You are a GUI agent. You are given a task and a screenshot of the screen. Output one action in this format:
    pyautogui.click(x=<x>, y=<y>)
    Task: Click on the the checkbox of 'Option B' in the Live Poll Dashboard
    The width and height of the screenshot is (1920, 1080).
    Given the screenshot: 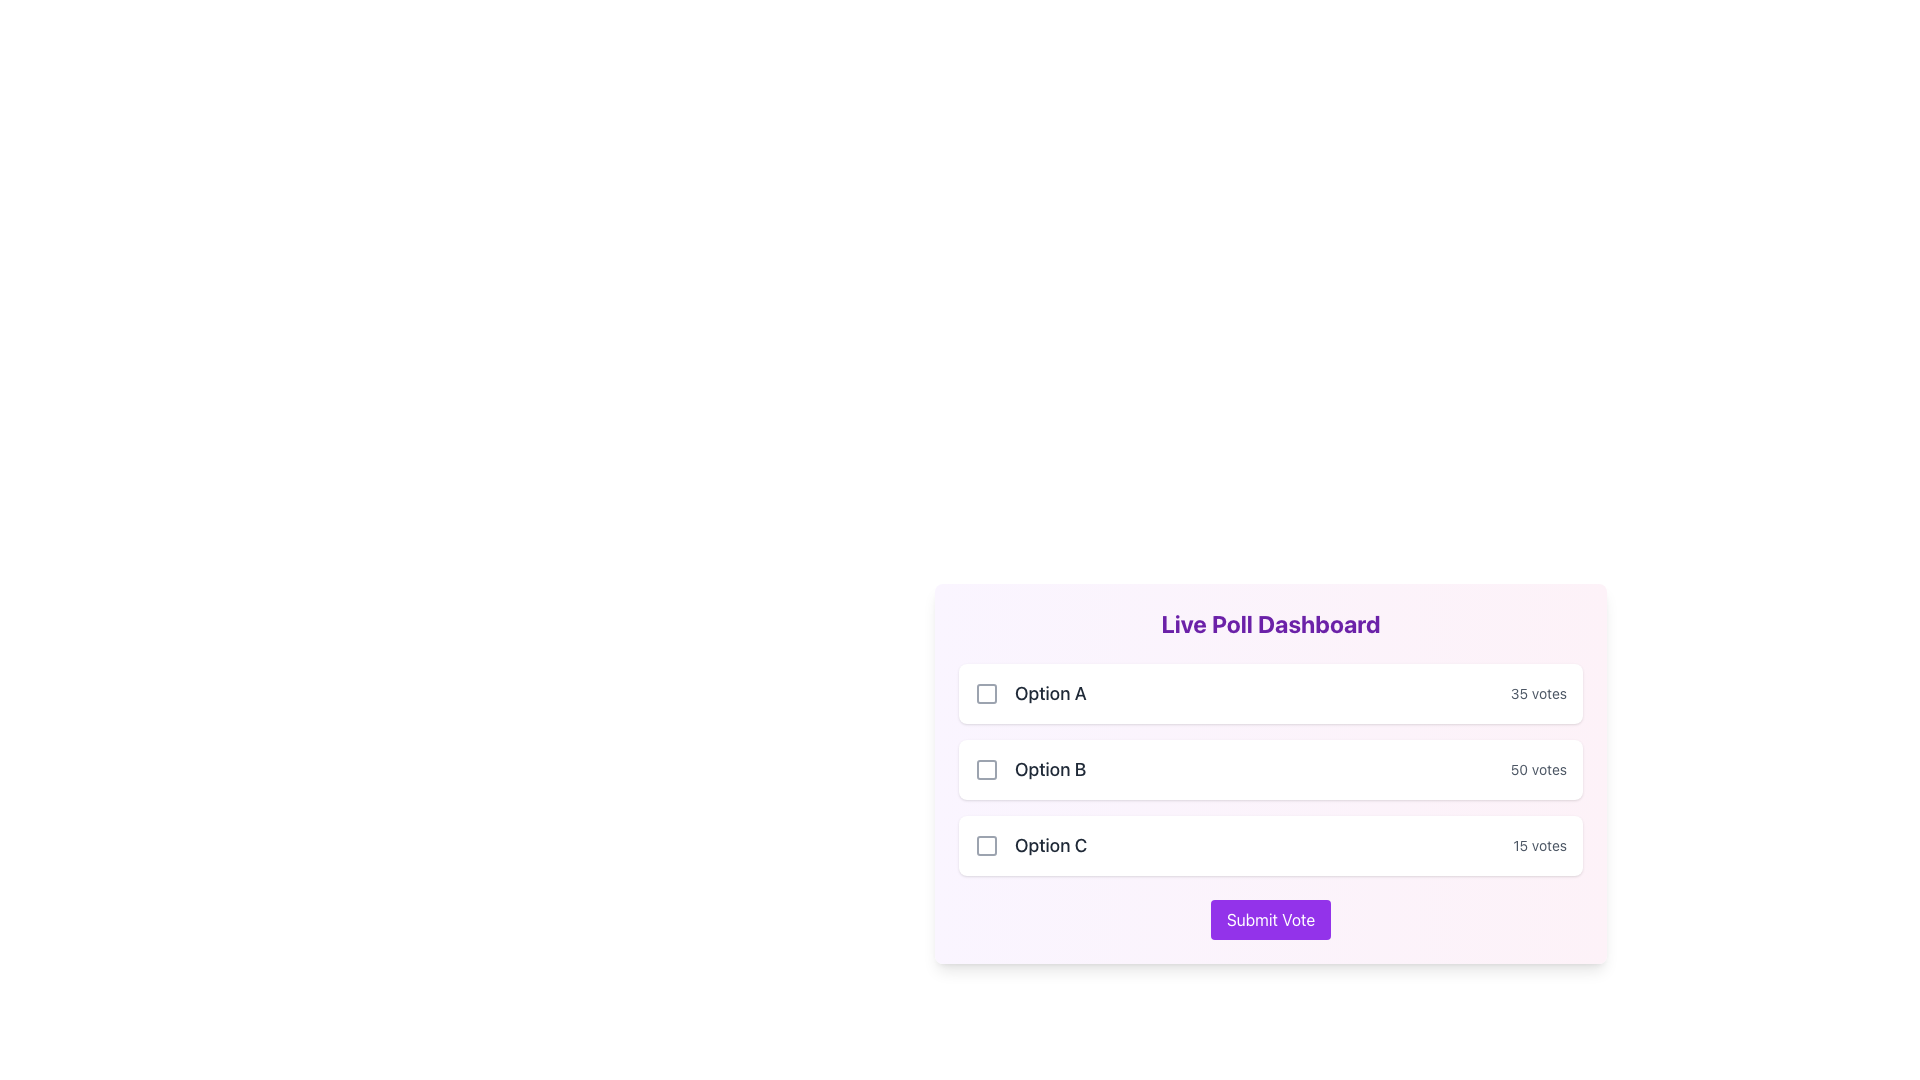 What is the action you would take?
    pyautogui.click(x=1270, y=769)
    